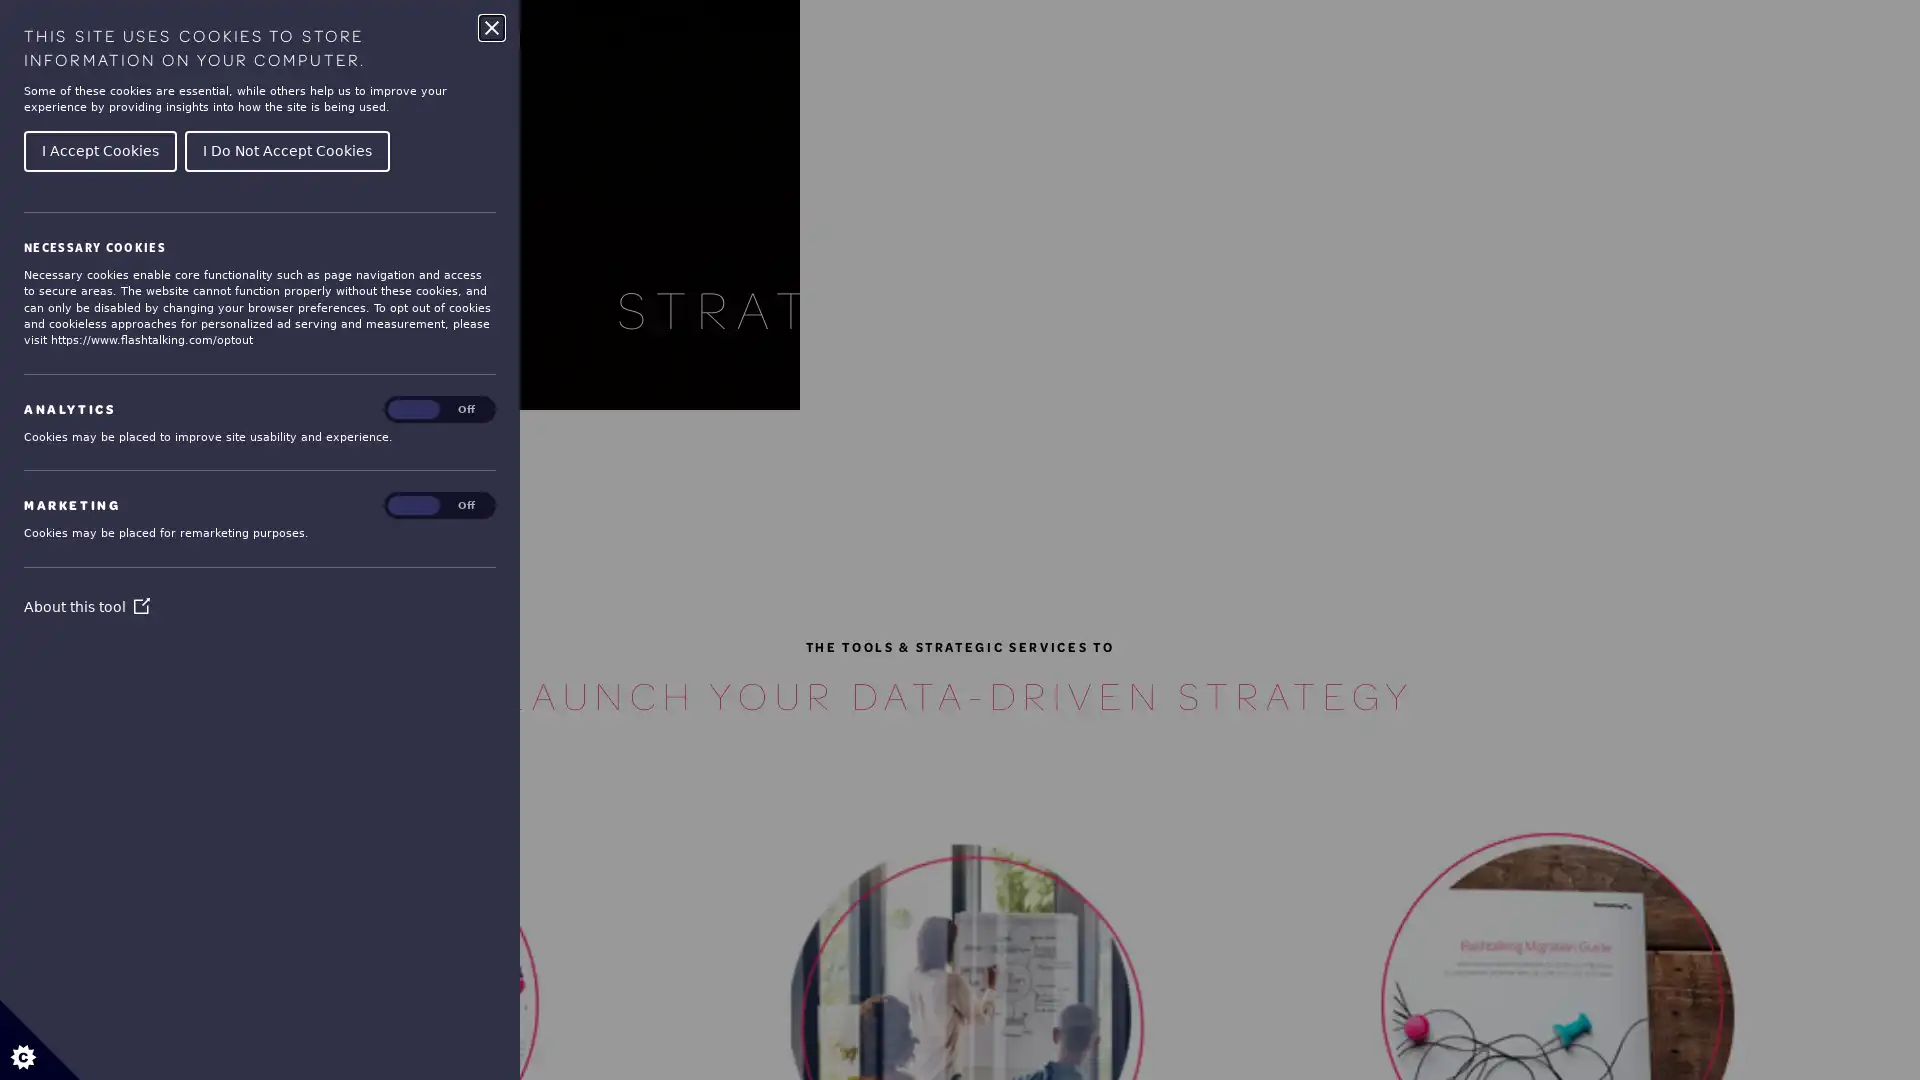 This screenshot has height=1080, width=1920. Describe the element at coordinates (491, 27) in the screenshot. I see `Close Cookie Control` at that location.